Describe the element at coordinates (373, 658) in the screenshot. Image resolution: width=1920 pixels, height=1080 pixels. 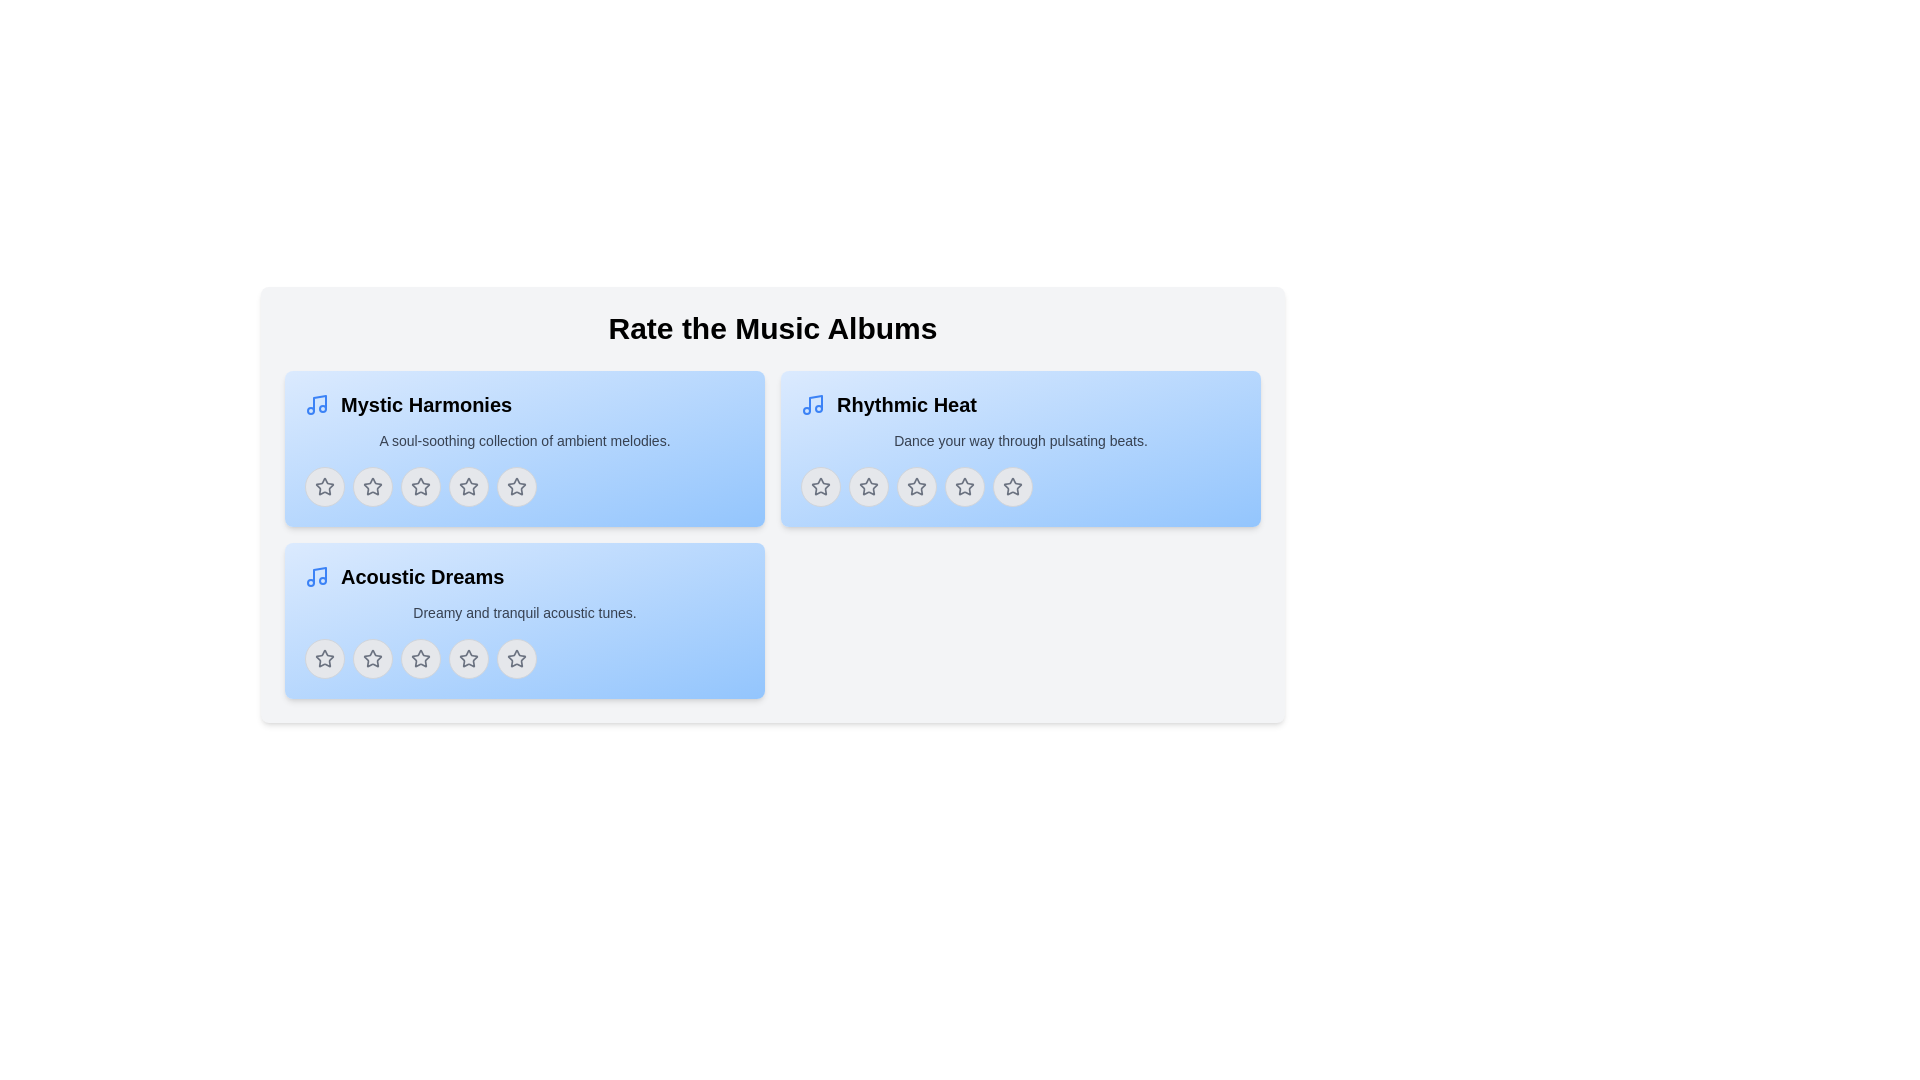
I see `the first rating star icon, which is a hollow star styled in a minimalistic line-drawn design, located below the 'Acoustic Dreams' music card` at that location.